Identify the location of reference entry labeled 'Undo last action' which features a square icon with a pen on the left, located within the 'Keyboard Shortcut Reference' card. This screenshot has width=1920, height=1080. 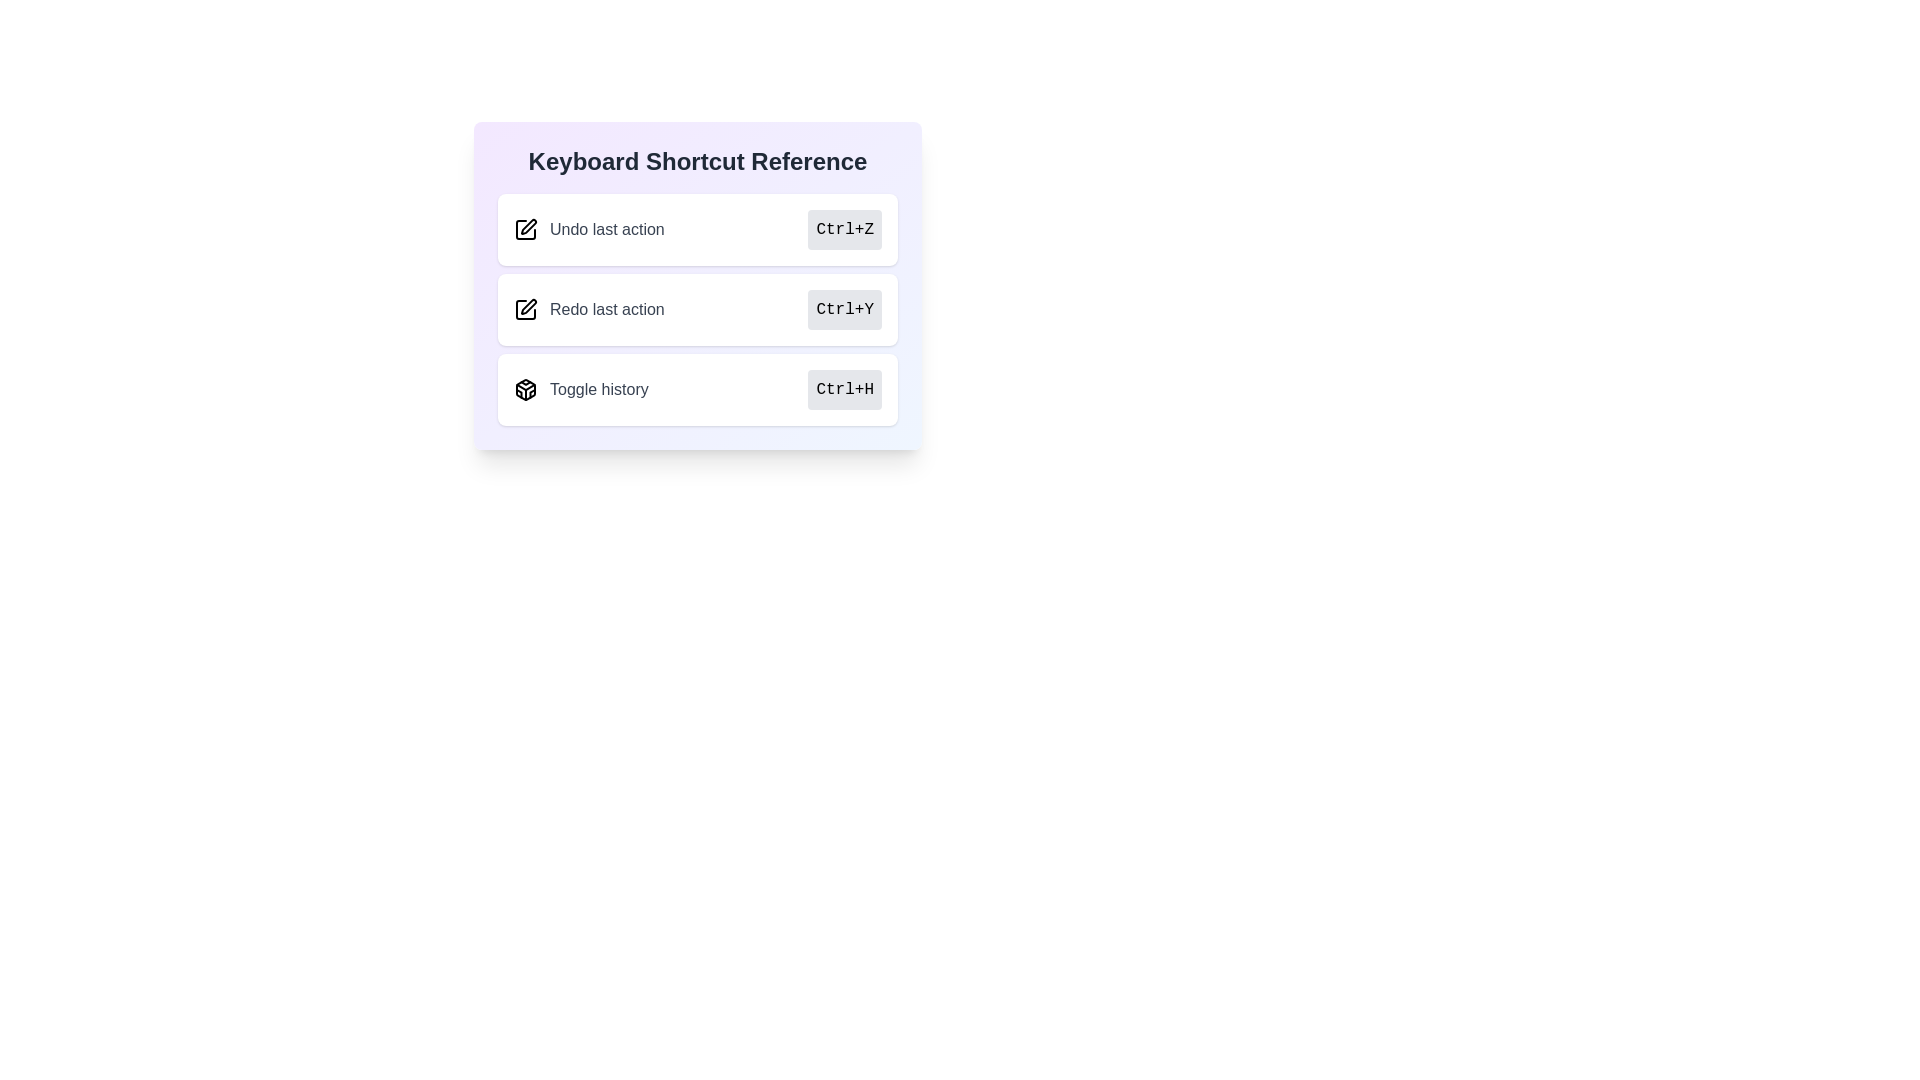
(588, 229).